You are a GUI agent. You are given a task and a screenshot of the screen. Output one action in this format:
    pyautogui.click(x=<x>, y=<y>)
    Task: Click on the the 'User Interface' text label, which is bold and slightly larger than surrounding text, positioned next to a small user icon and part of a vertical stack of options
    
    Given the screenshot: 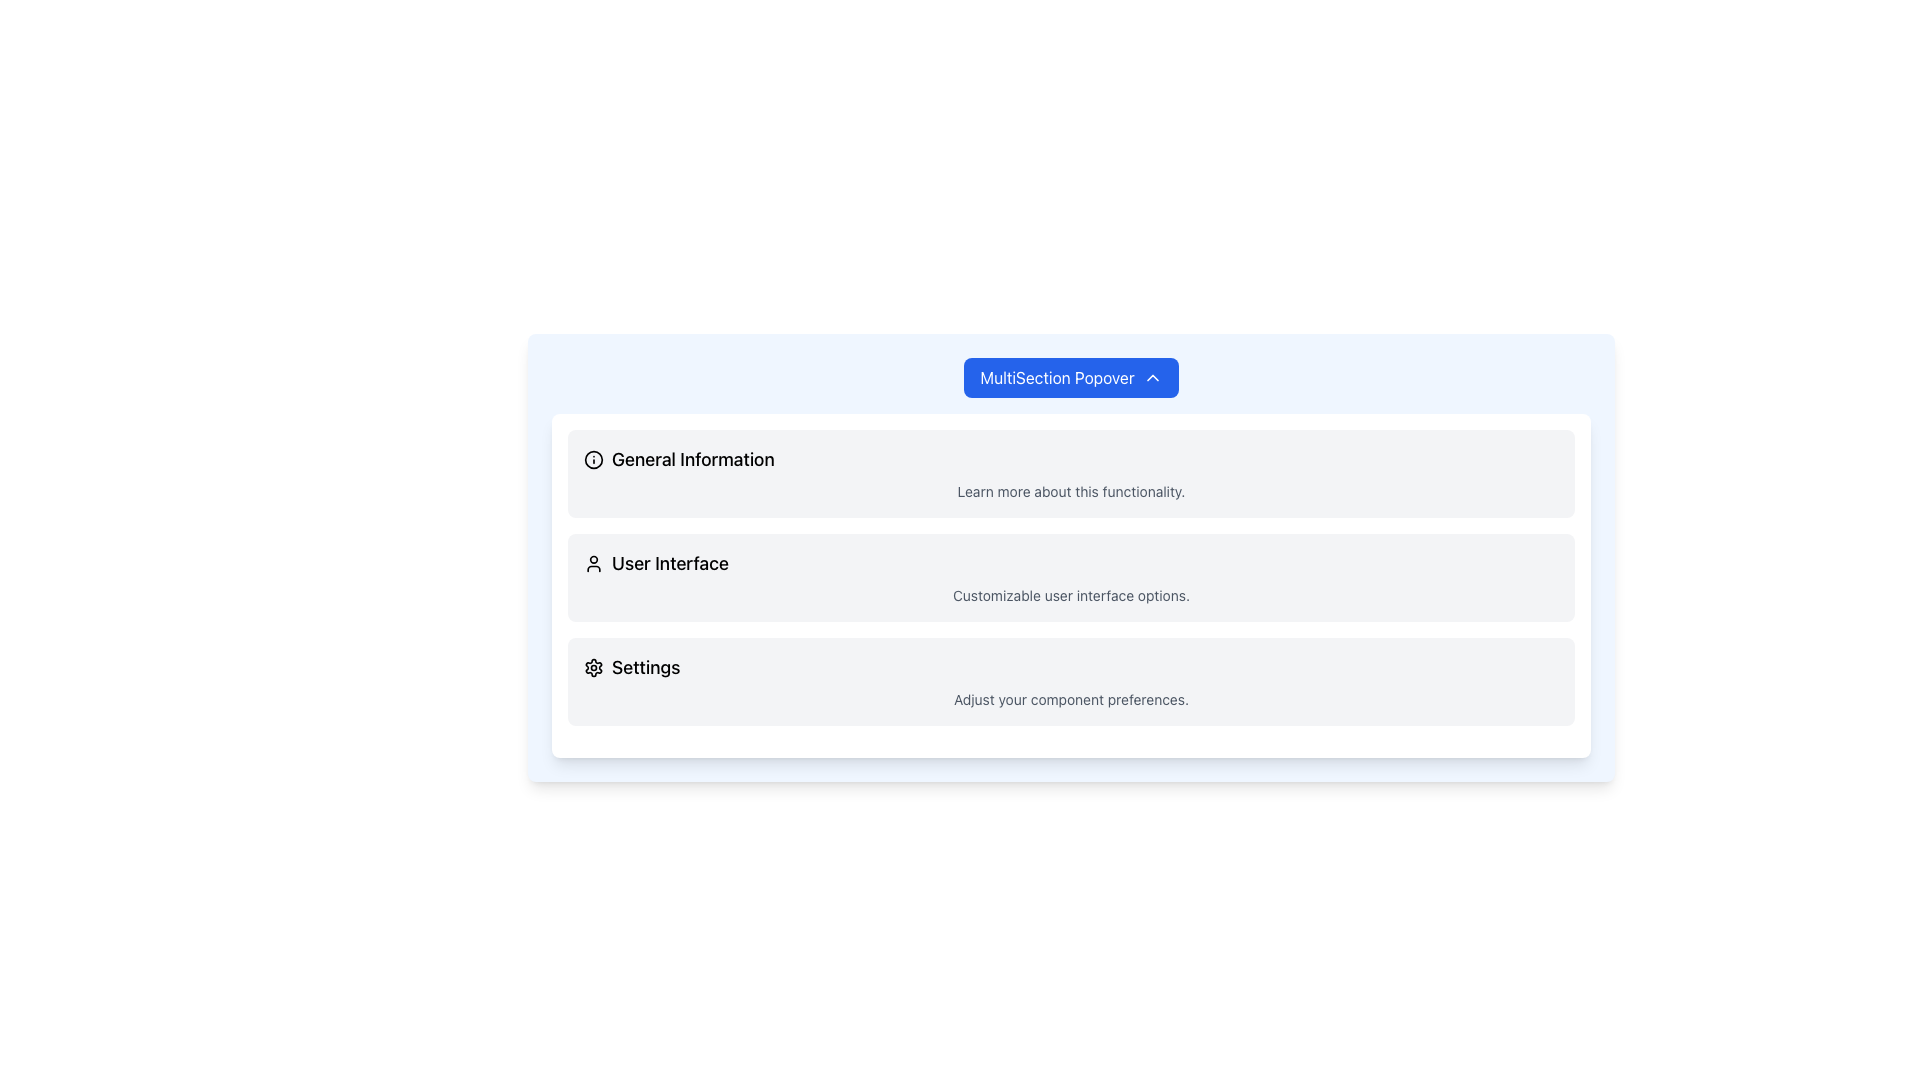 What is the action you would take?
    pyautogui.click(x=670, y=563)
    